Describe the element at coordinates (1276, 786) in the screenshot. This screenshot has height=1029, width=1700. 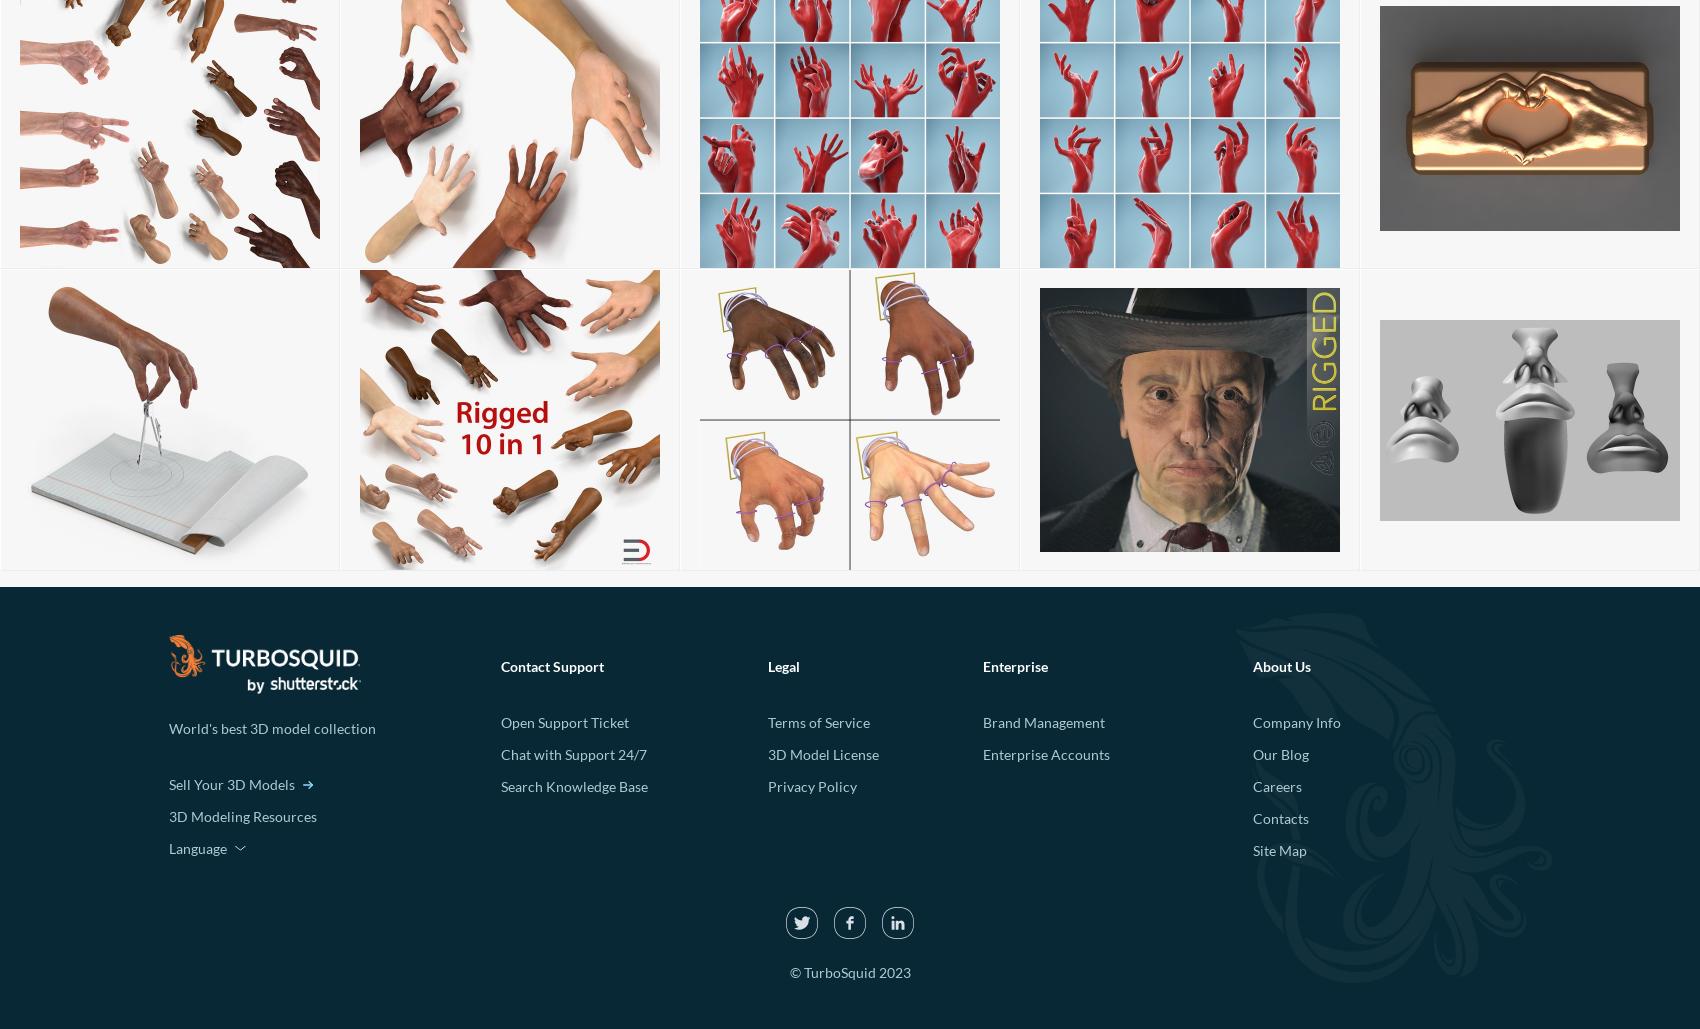
I see `'Careers'` at that location.